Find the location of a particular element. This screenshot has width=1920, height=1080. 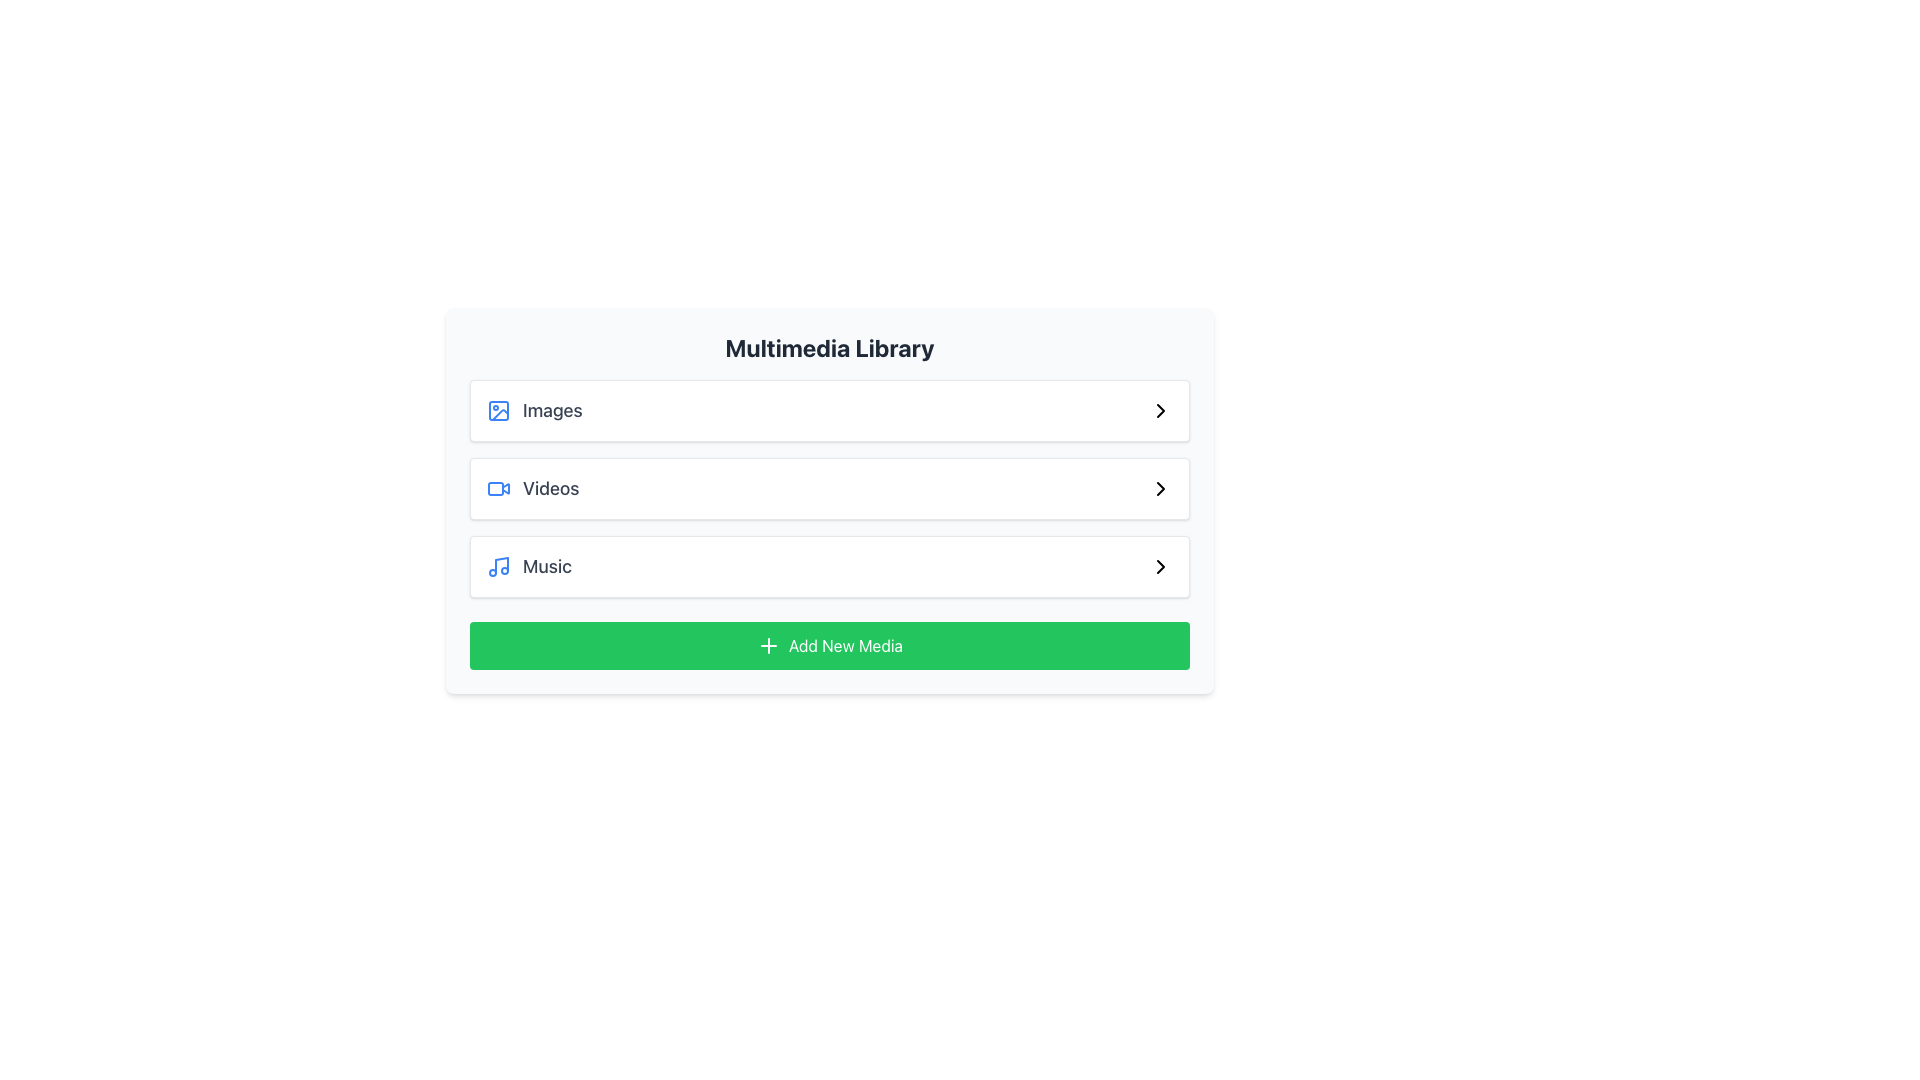

SVG rectangle element with curved corners that is part of an image-related icon by opening the developer tools is located at coordinates (499, 410).